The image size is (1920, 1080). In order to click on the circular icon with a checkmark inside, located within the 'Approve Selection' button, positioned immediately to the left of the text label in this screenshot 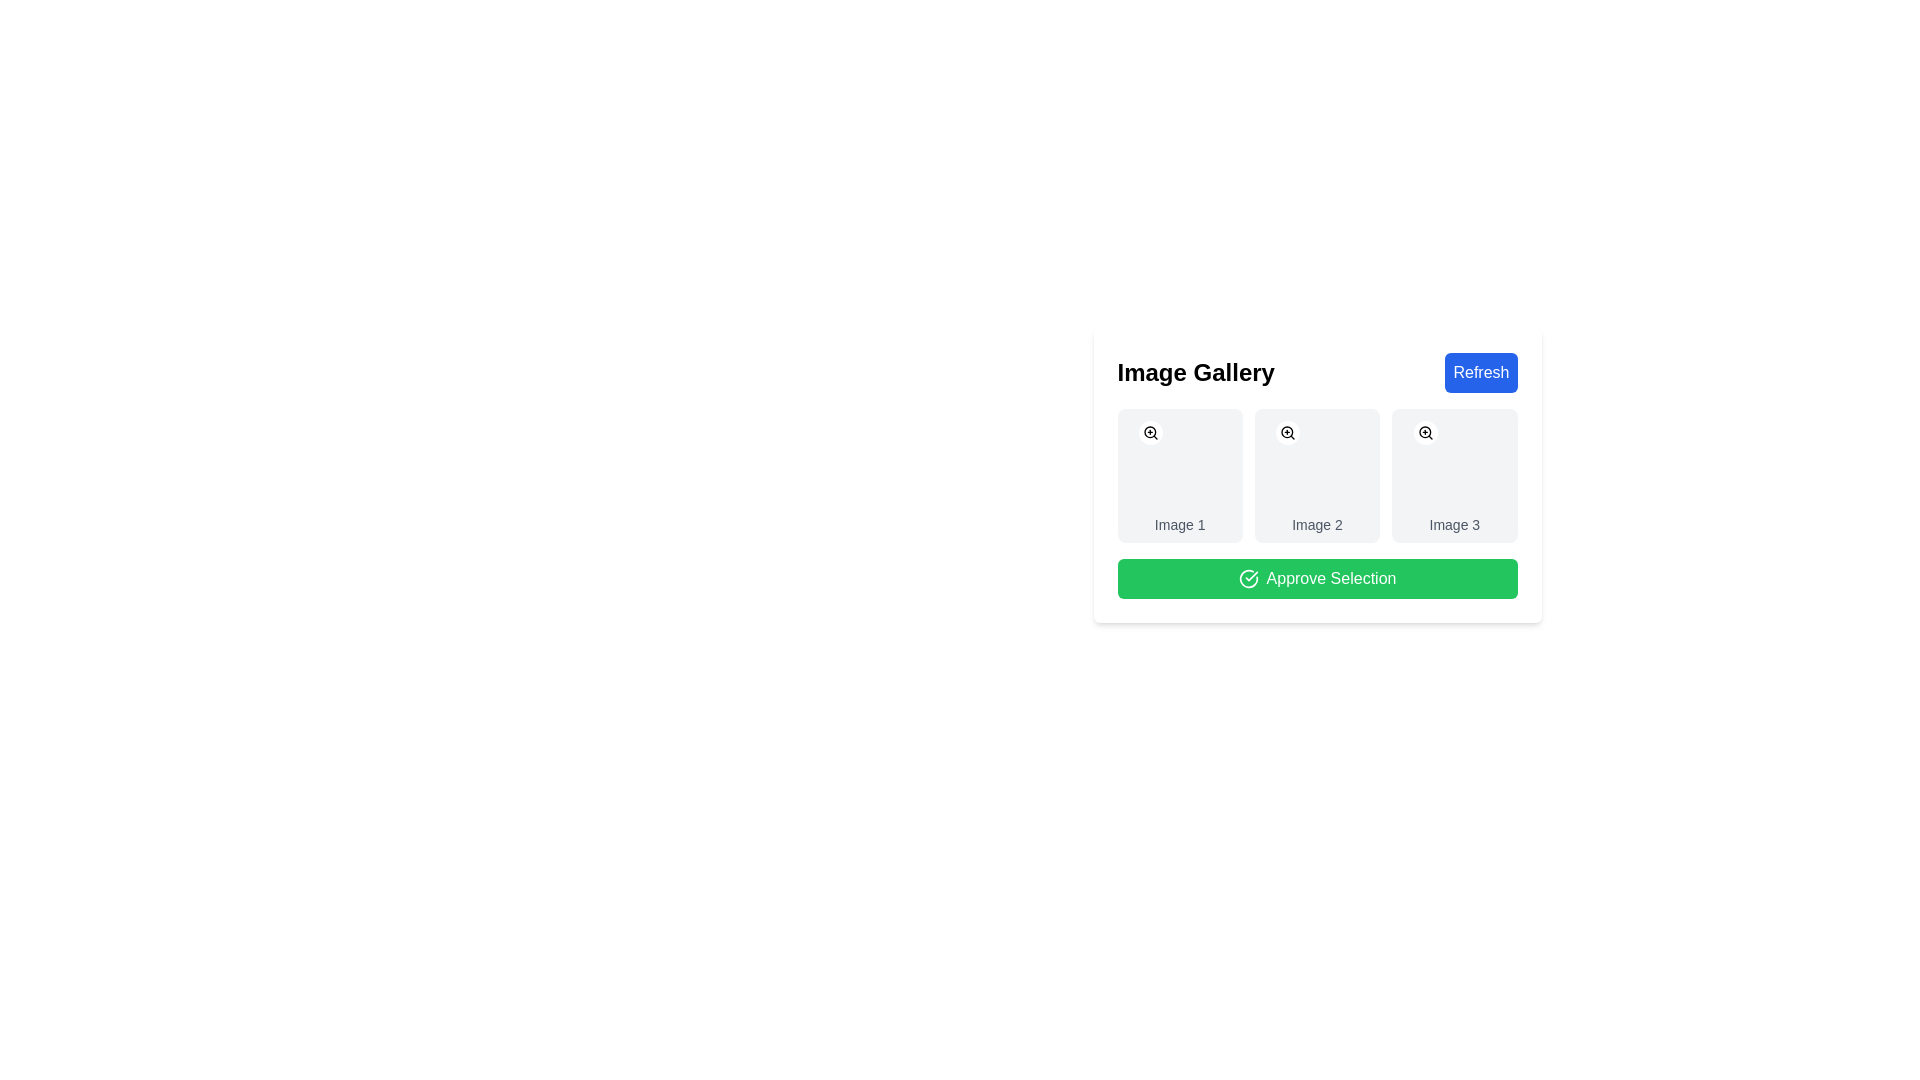, I will do `click(1247, 578)`.